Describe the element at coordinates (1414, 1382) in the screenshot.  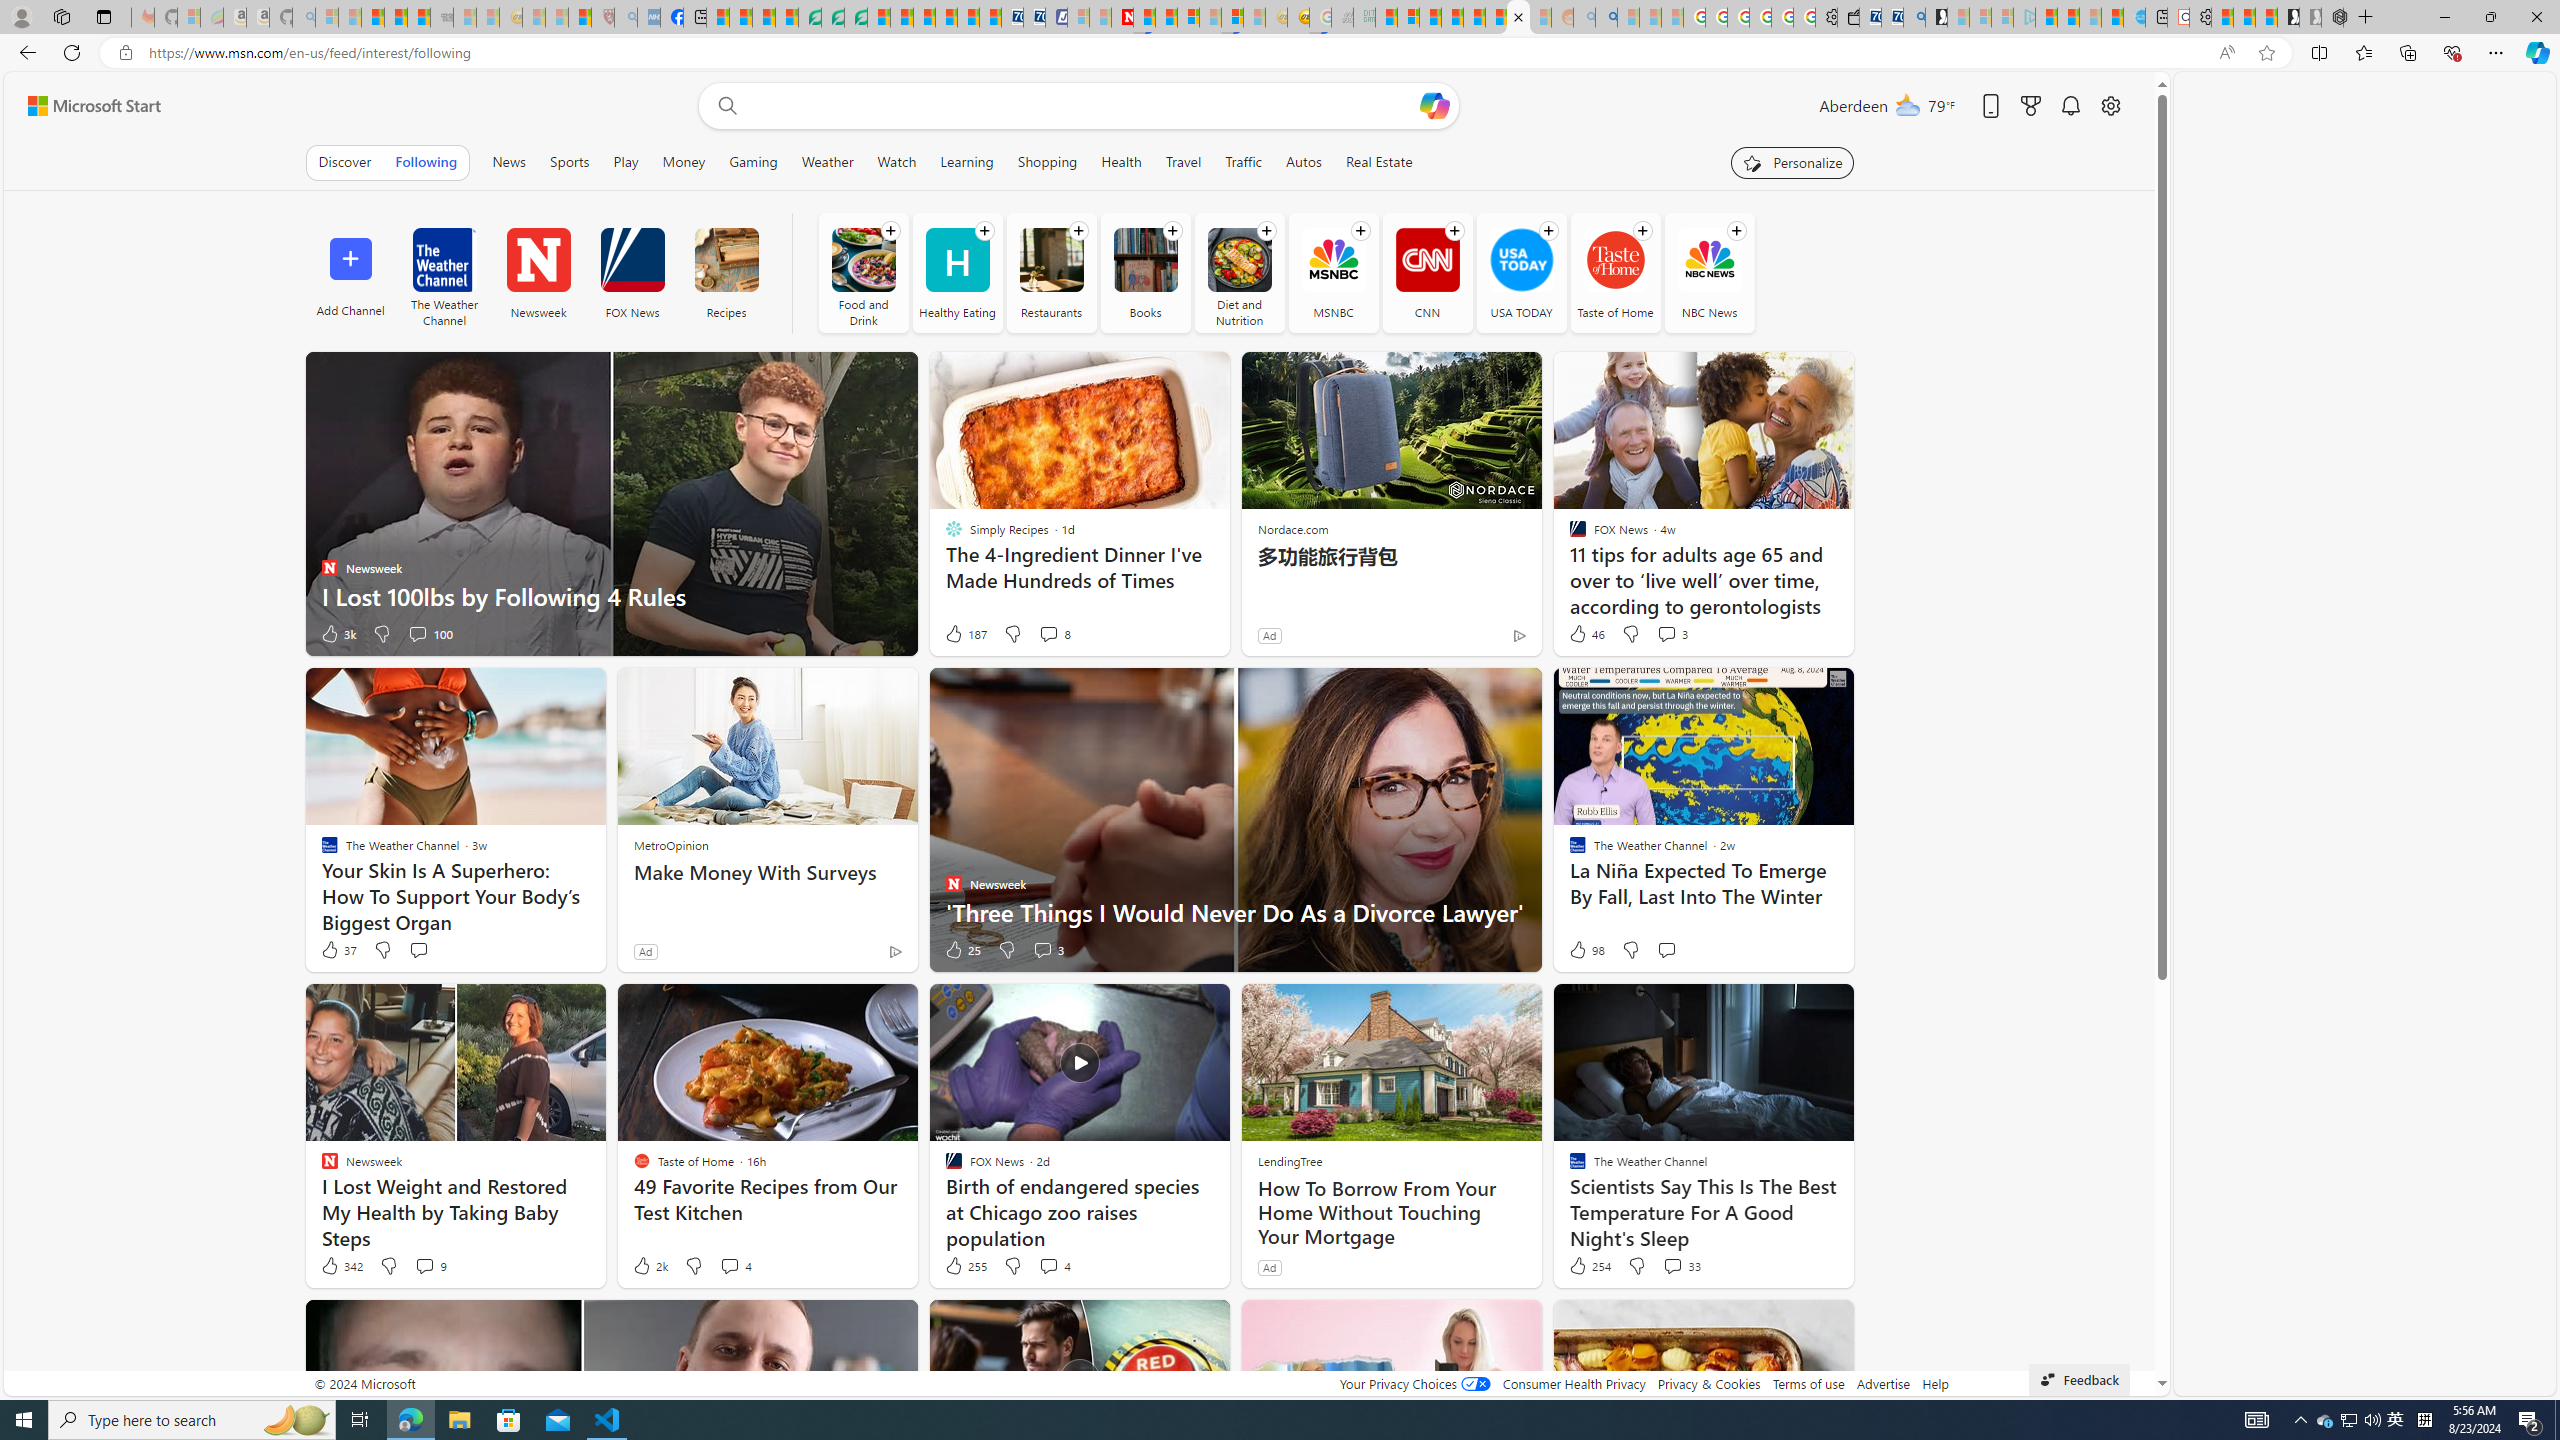
I see `'Your Privacy Choices'` at that location.